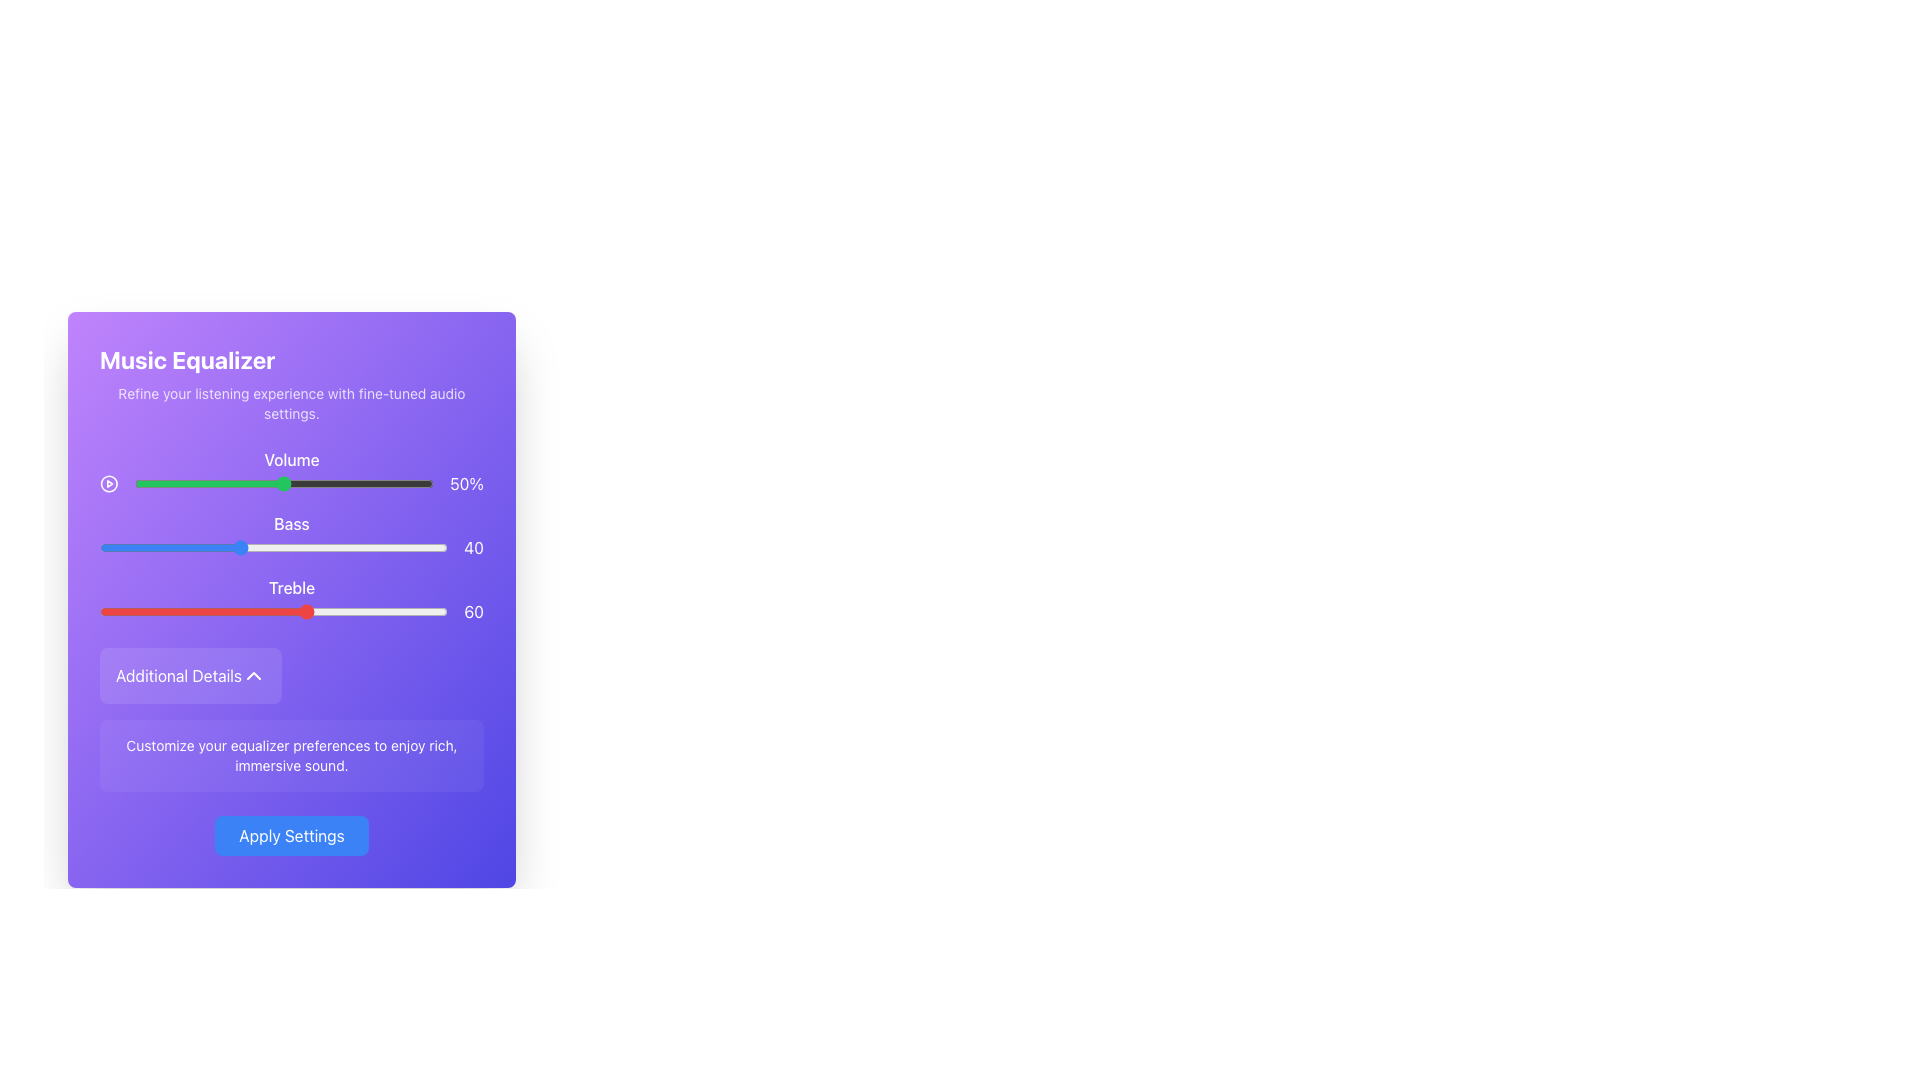  Describe the element at coordinates (133, 611) in the screenshot. I see `the treble level` at that location.